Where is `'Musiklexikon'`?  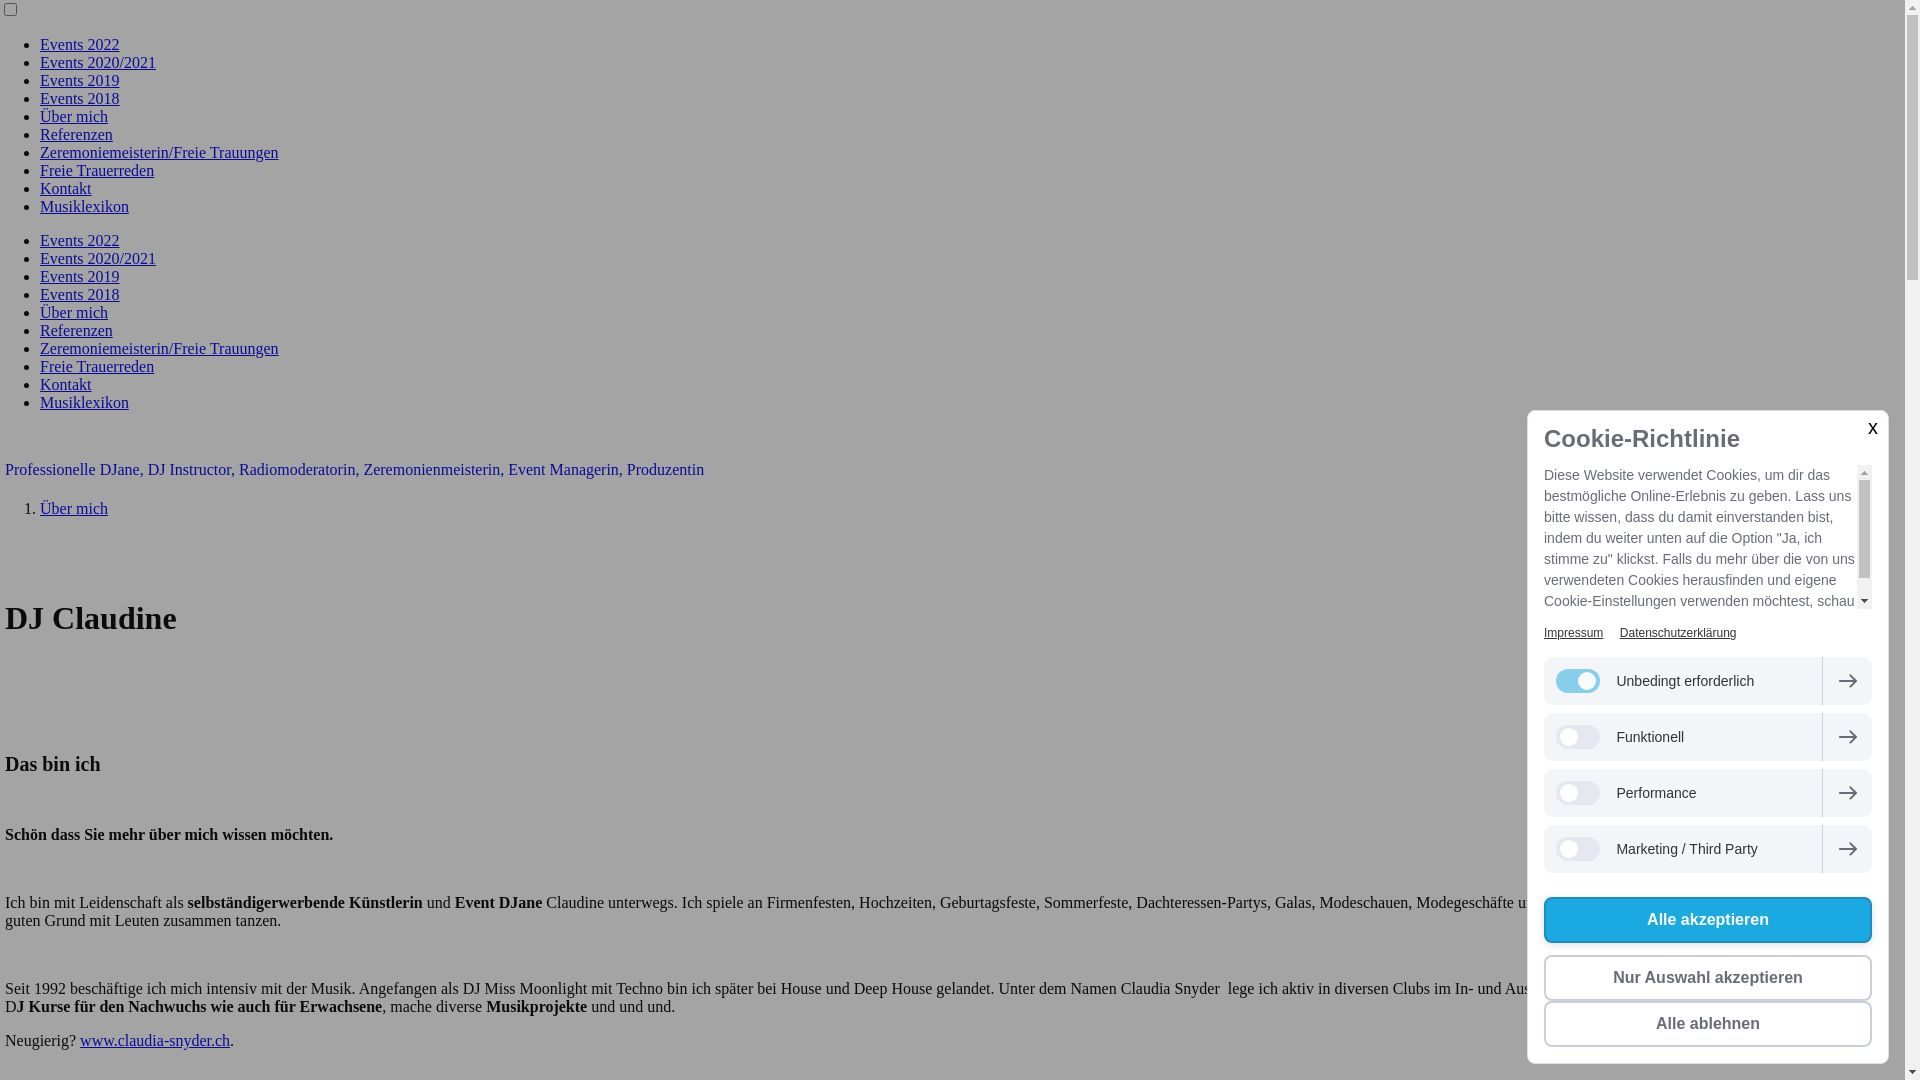 'Musiklexikon' is located at coordinates (83, 402).